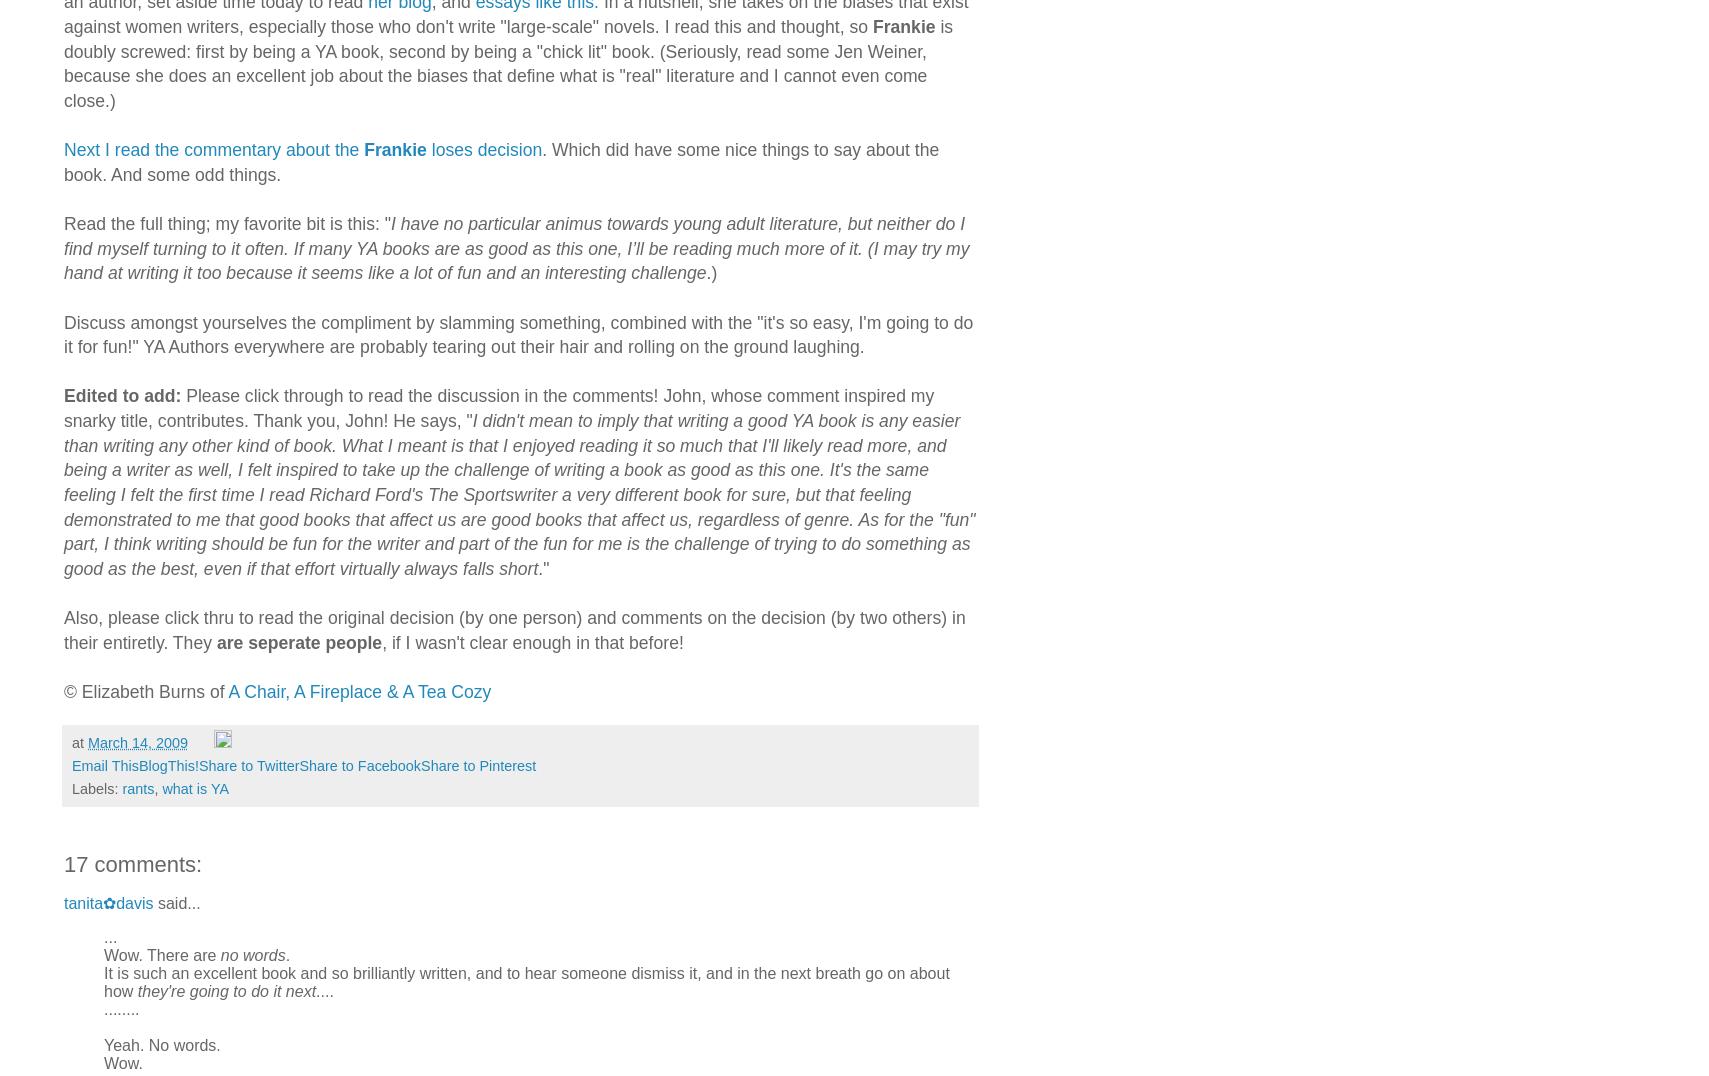 The height and width of the screenshot is (1076, 1709). Describe the element at coordinates (175, 901) in the screenshot. I see `'said...'` at that location.